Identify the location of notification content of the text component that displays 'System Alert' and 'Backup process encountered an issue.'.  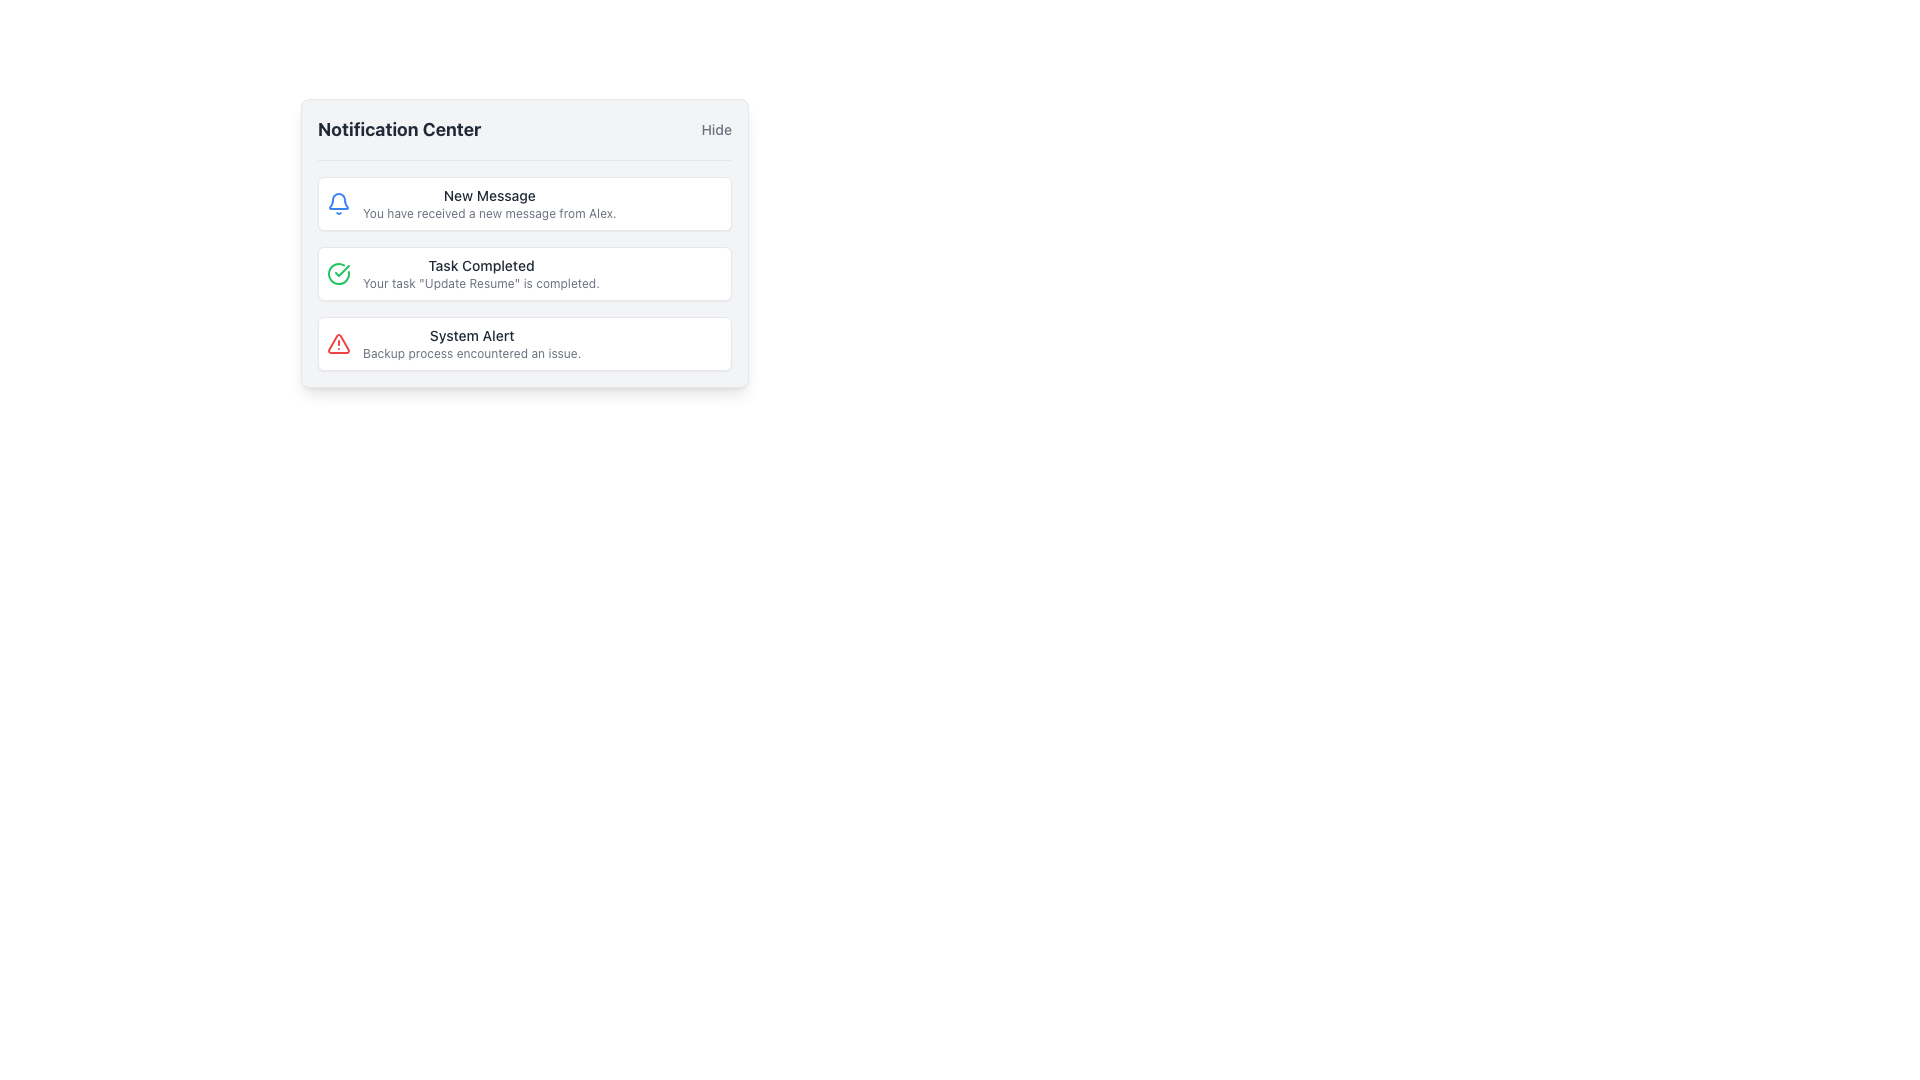
(471, 342).